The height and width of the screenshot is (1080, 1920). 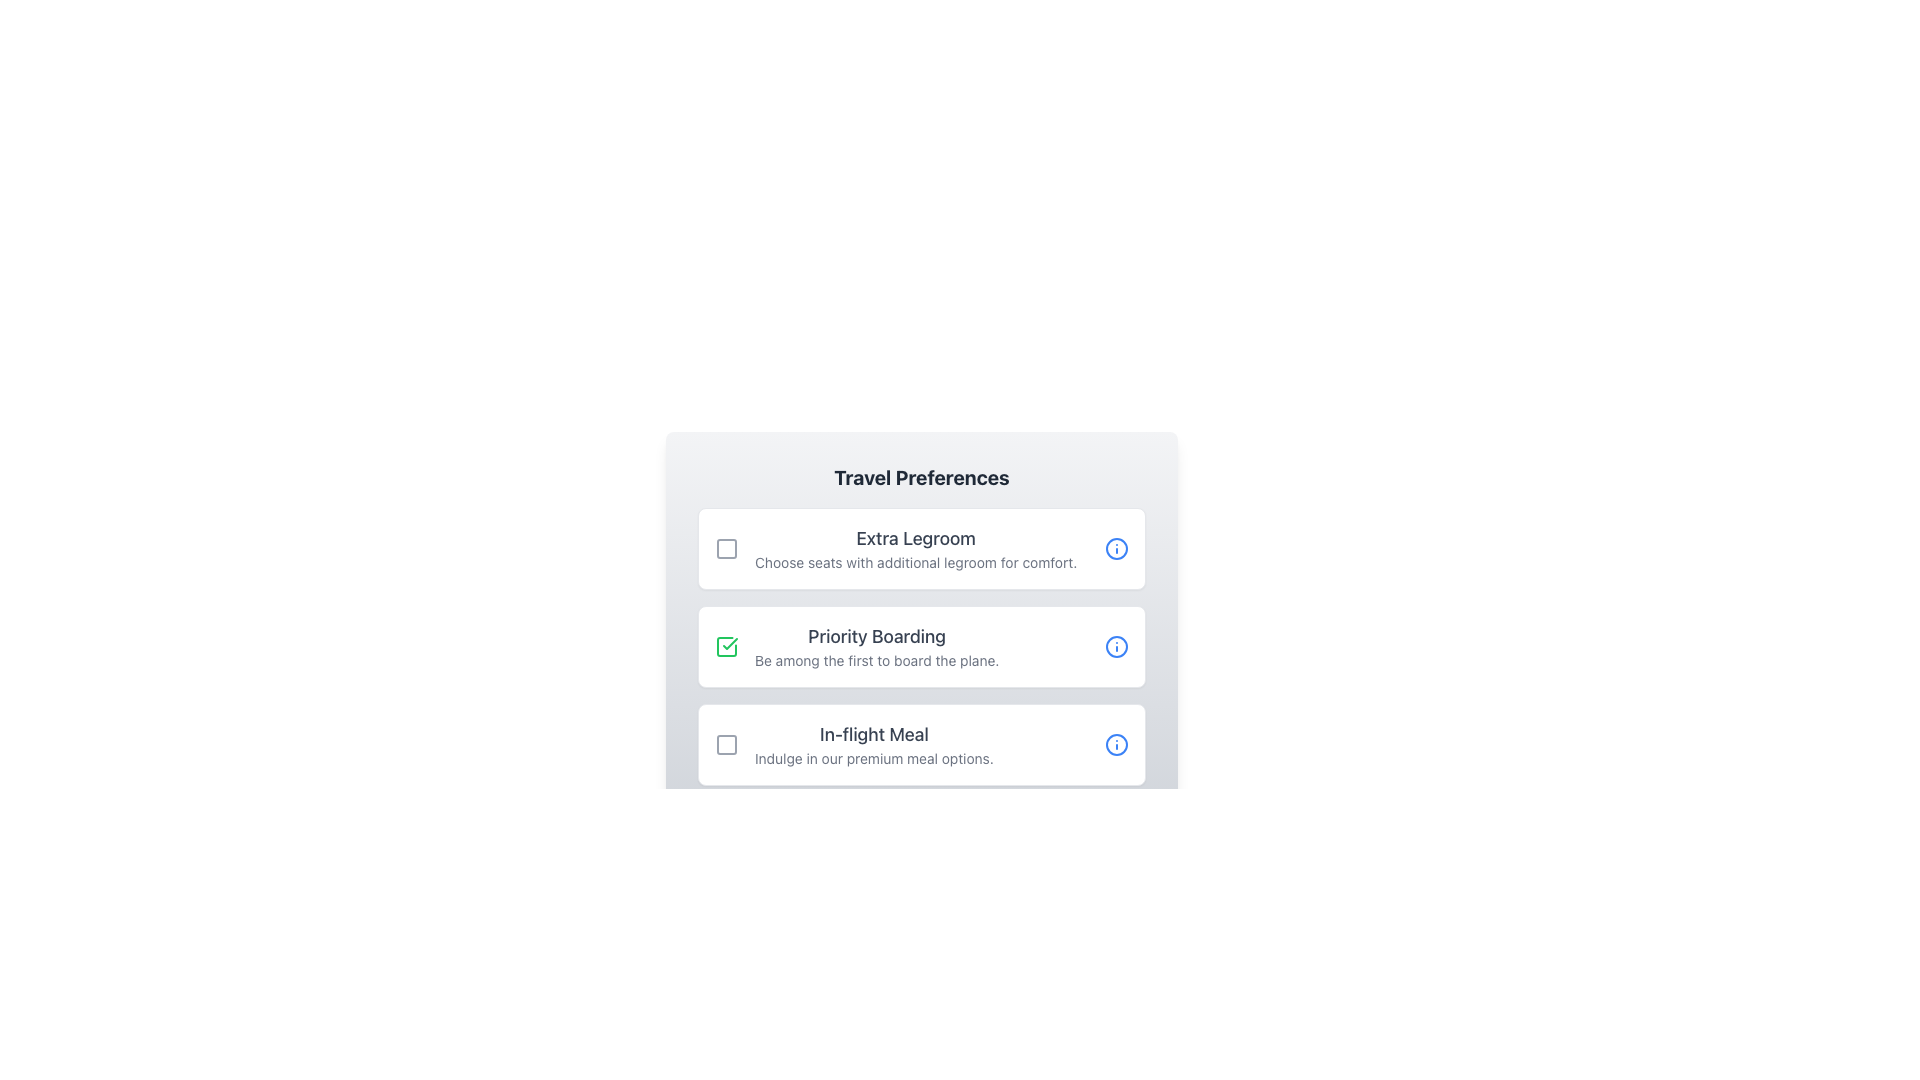 What do you see at coordinates (920, 744) in the screenshot?
I see `to select the checkbox for the in-flight meal preference option, which is part of an interactive component located at the bottom of a list of options` at bounding box center [920, 744].